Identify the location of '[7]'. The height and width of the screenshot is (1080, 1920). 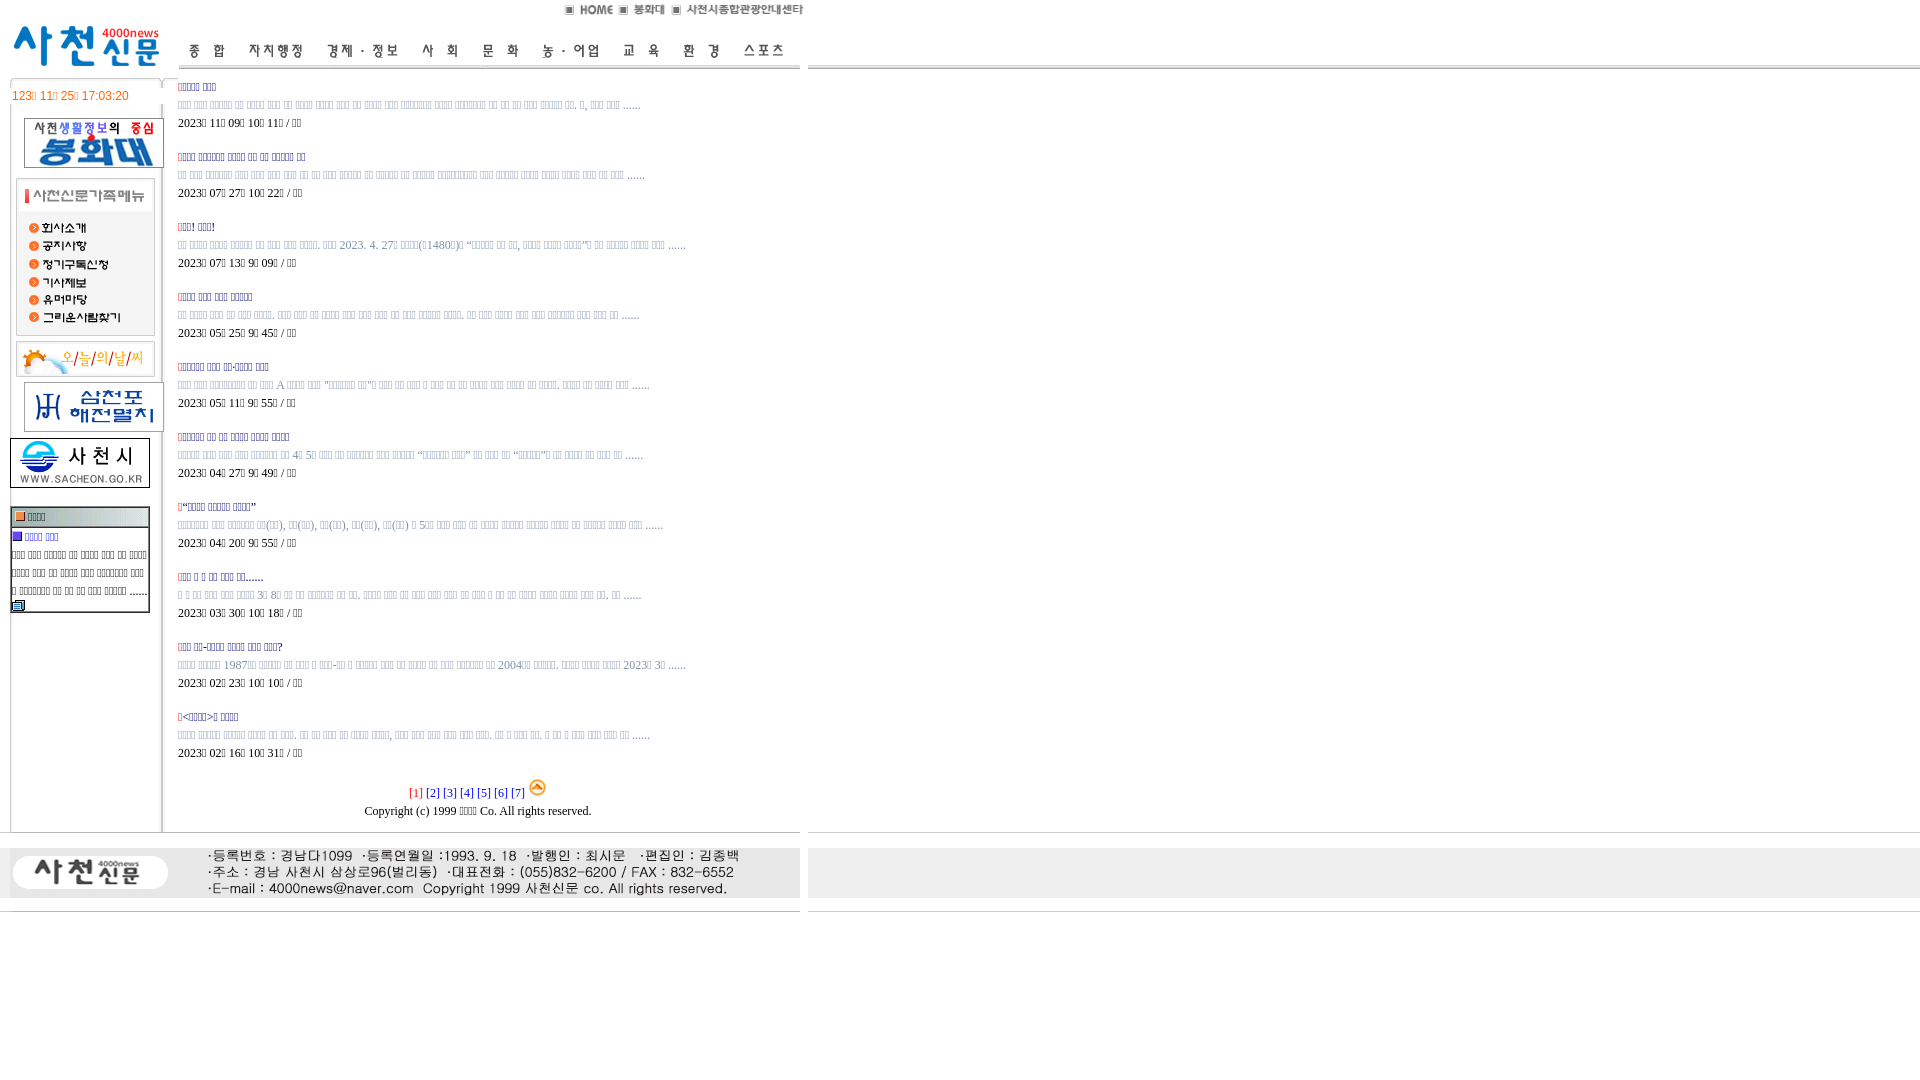
(518, 792).